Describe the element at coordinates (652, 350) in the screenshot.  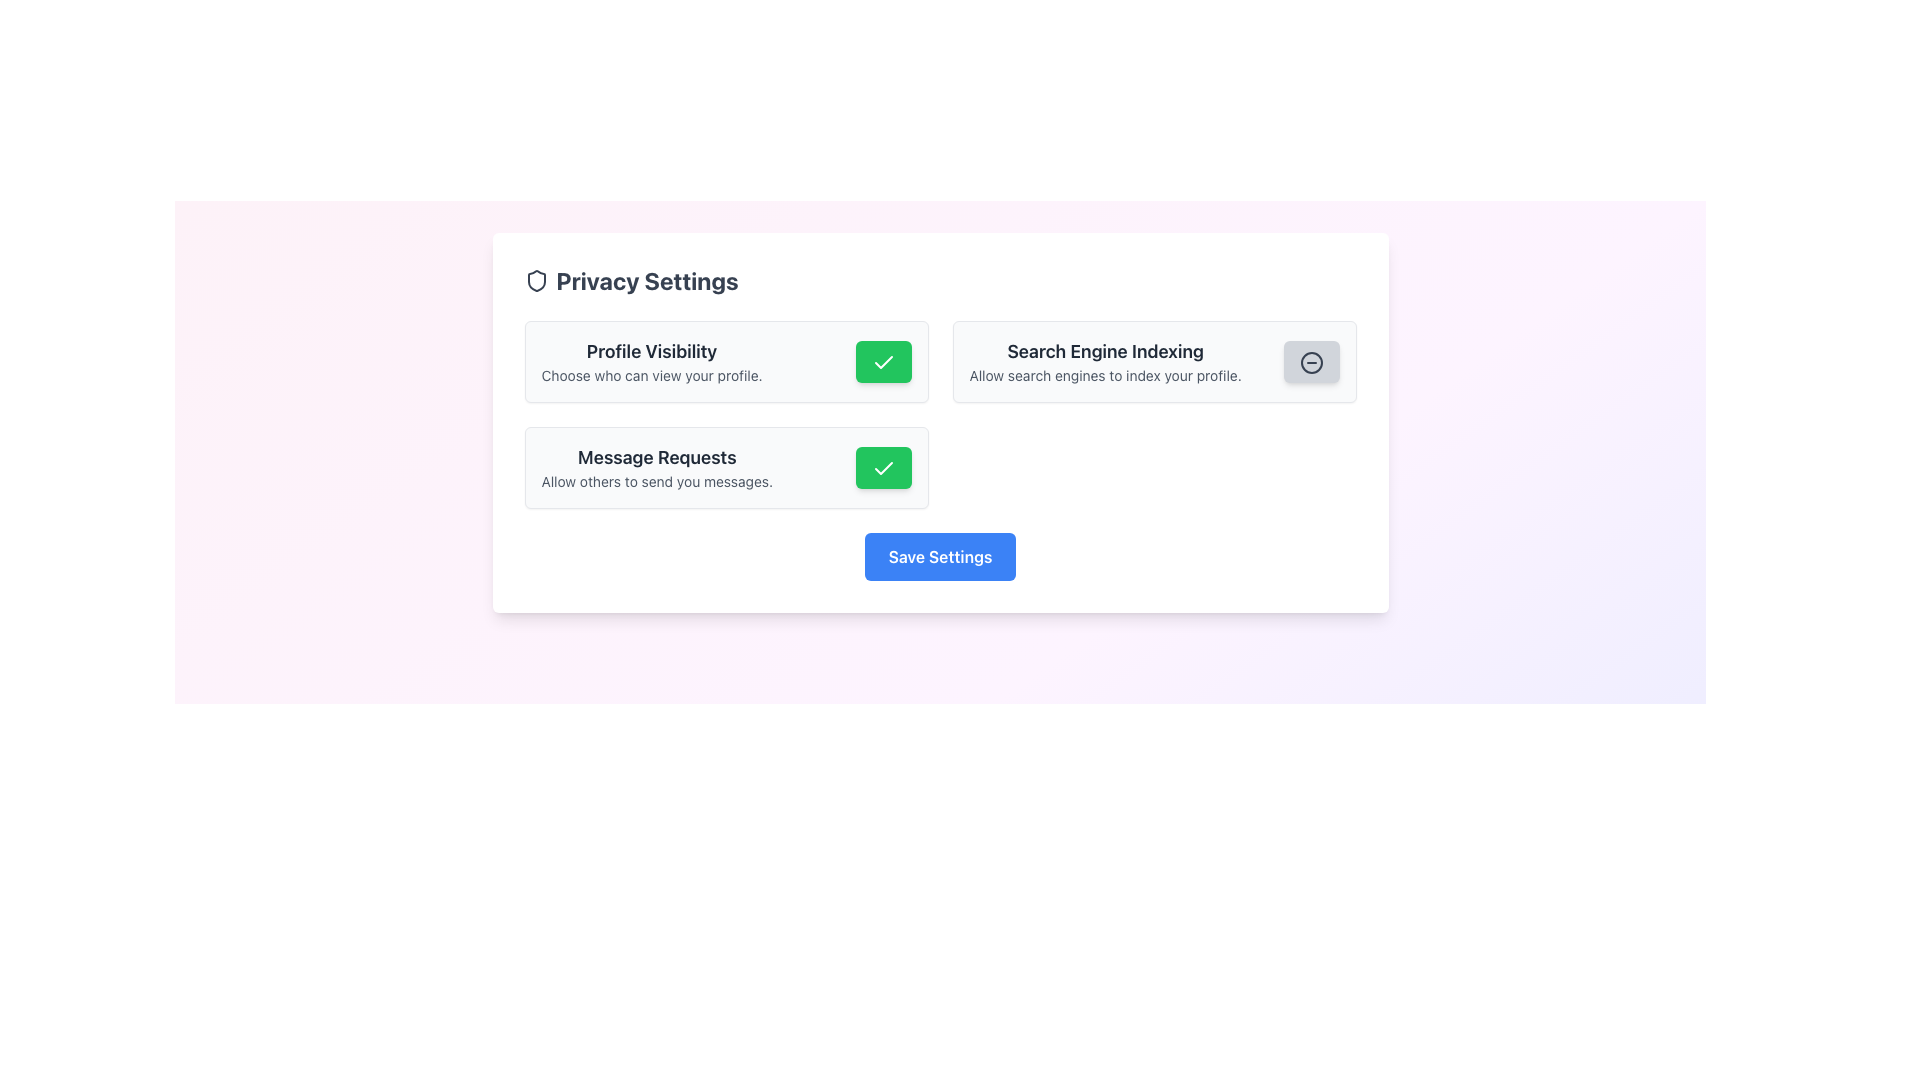
I see `the header text labeled 'Profile Visibility', which is styled in bold dark gray and located above the descriptive text in the Privacy Settings section` at that location.